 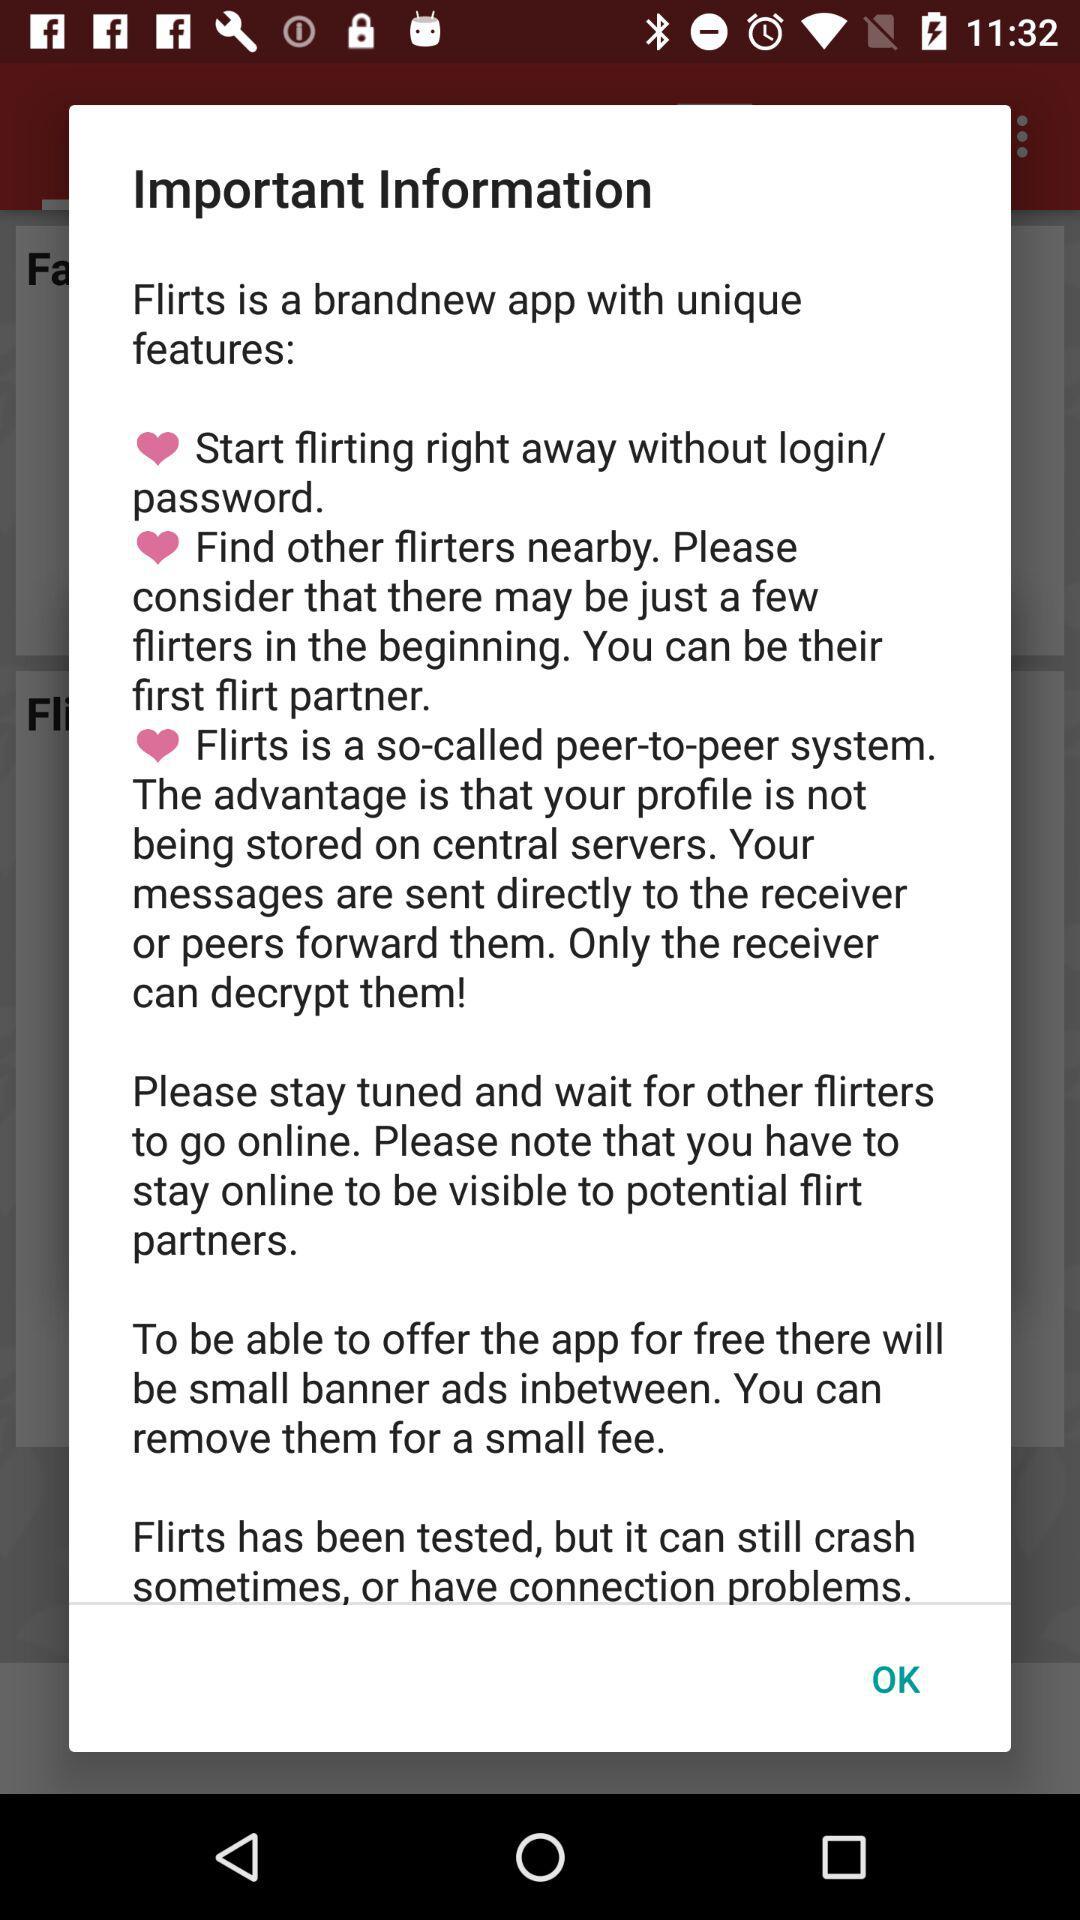 What do you see at coordinates (894, 1678) in the screenshot?
I see `ok` at bounding box center [894, 1678].